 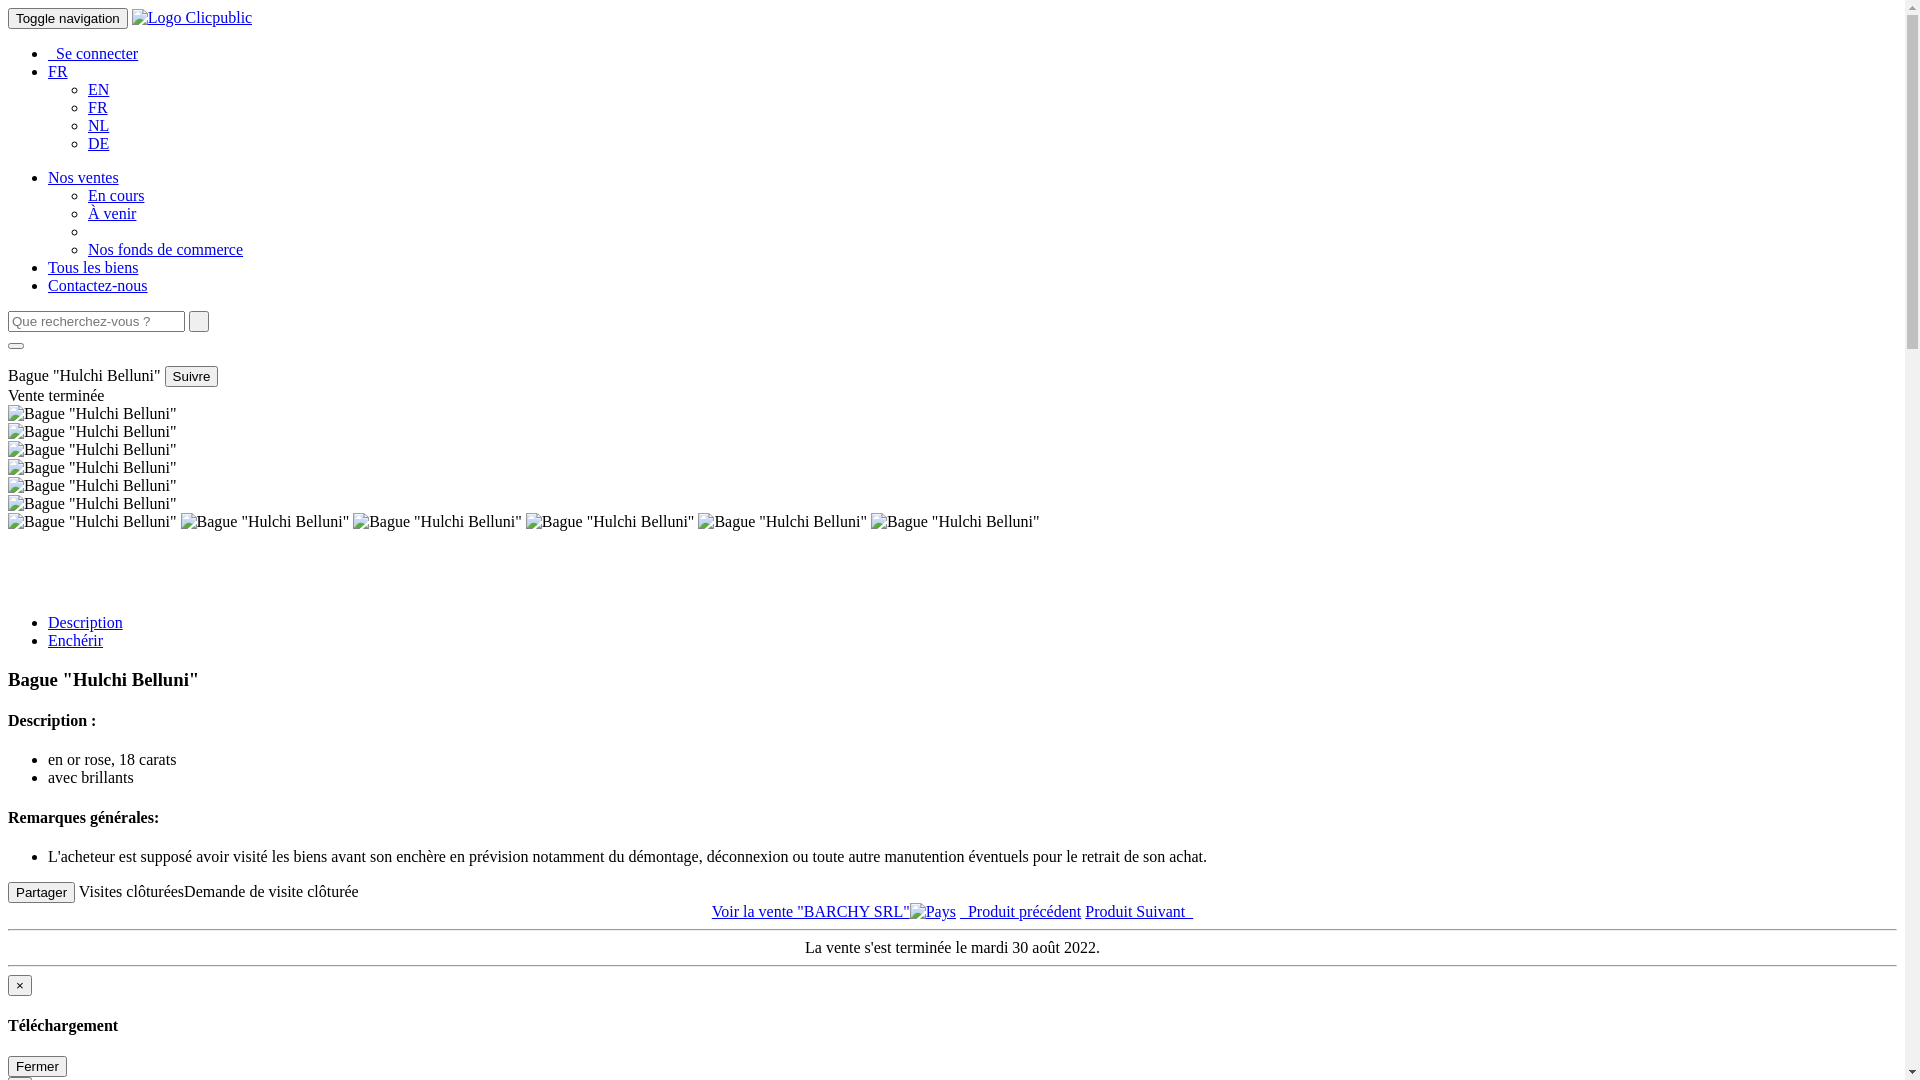 I want to click on 'Bague "Hulchi Belluni"', so click(x=436, y=520).